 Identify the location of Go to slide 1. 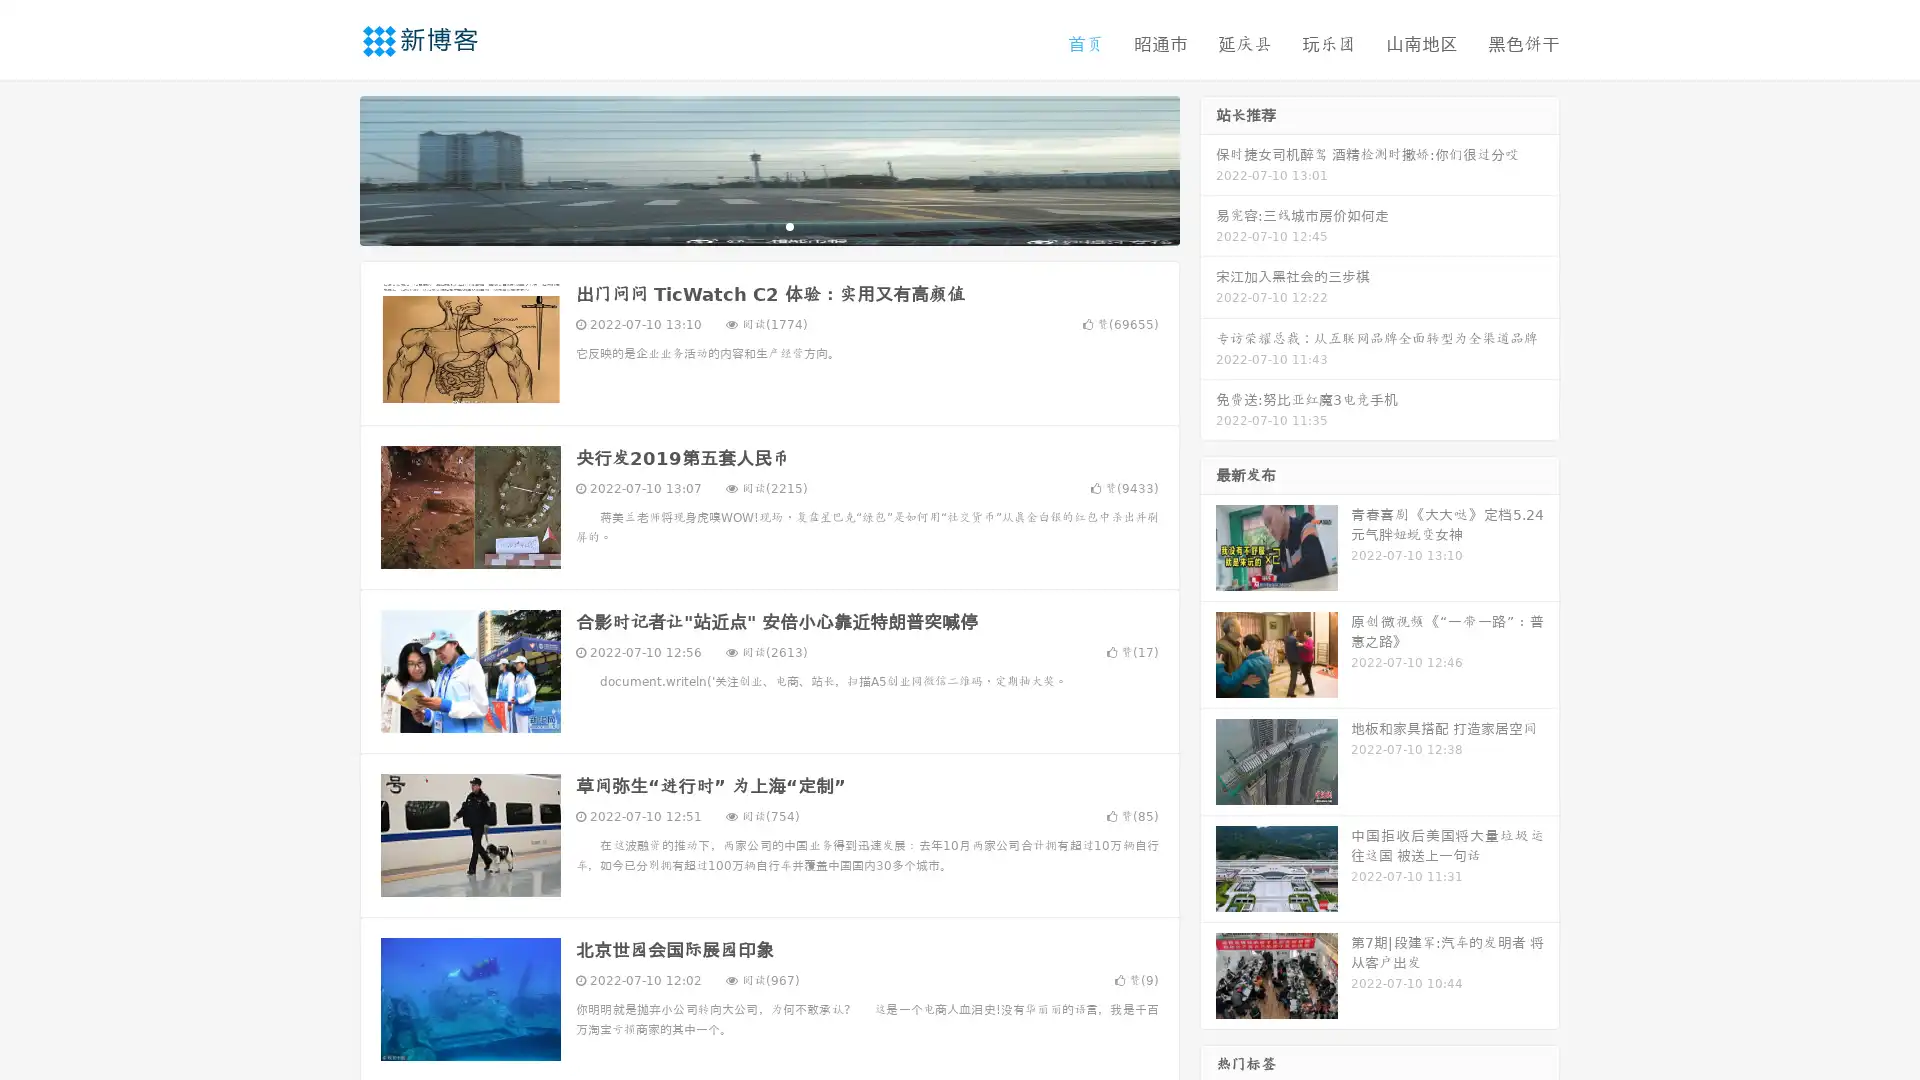
(748, 225).